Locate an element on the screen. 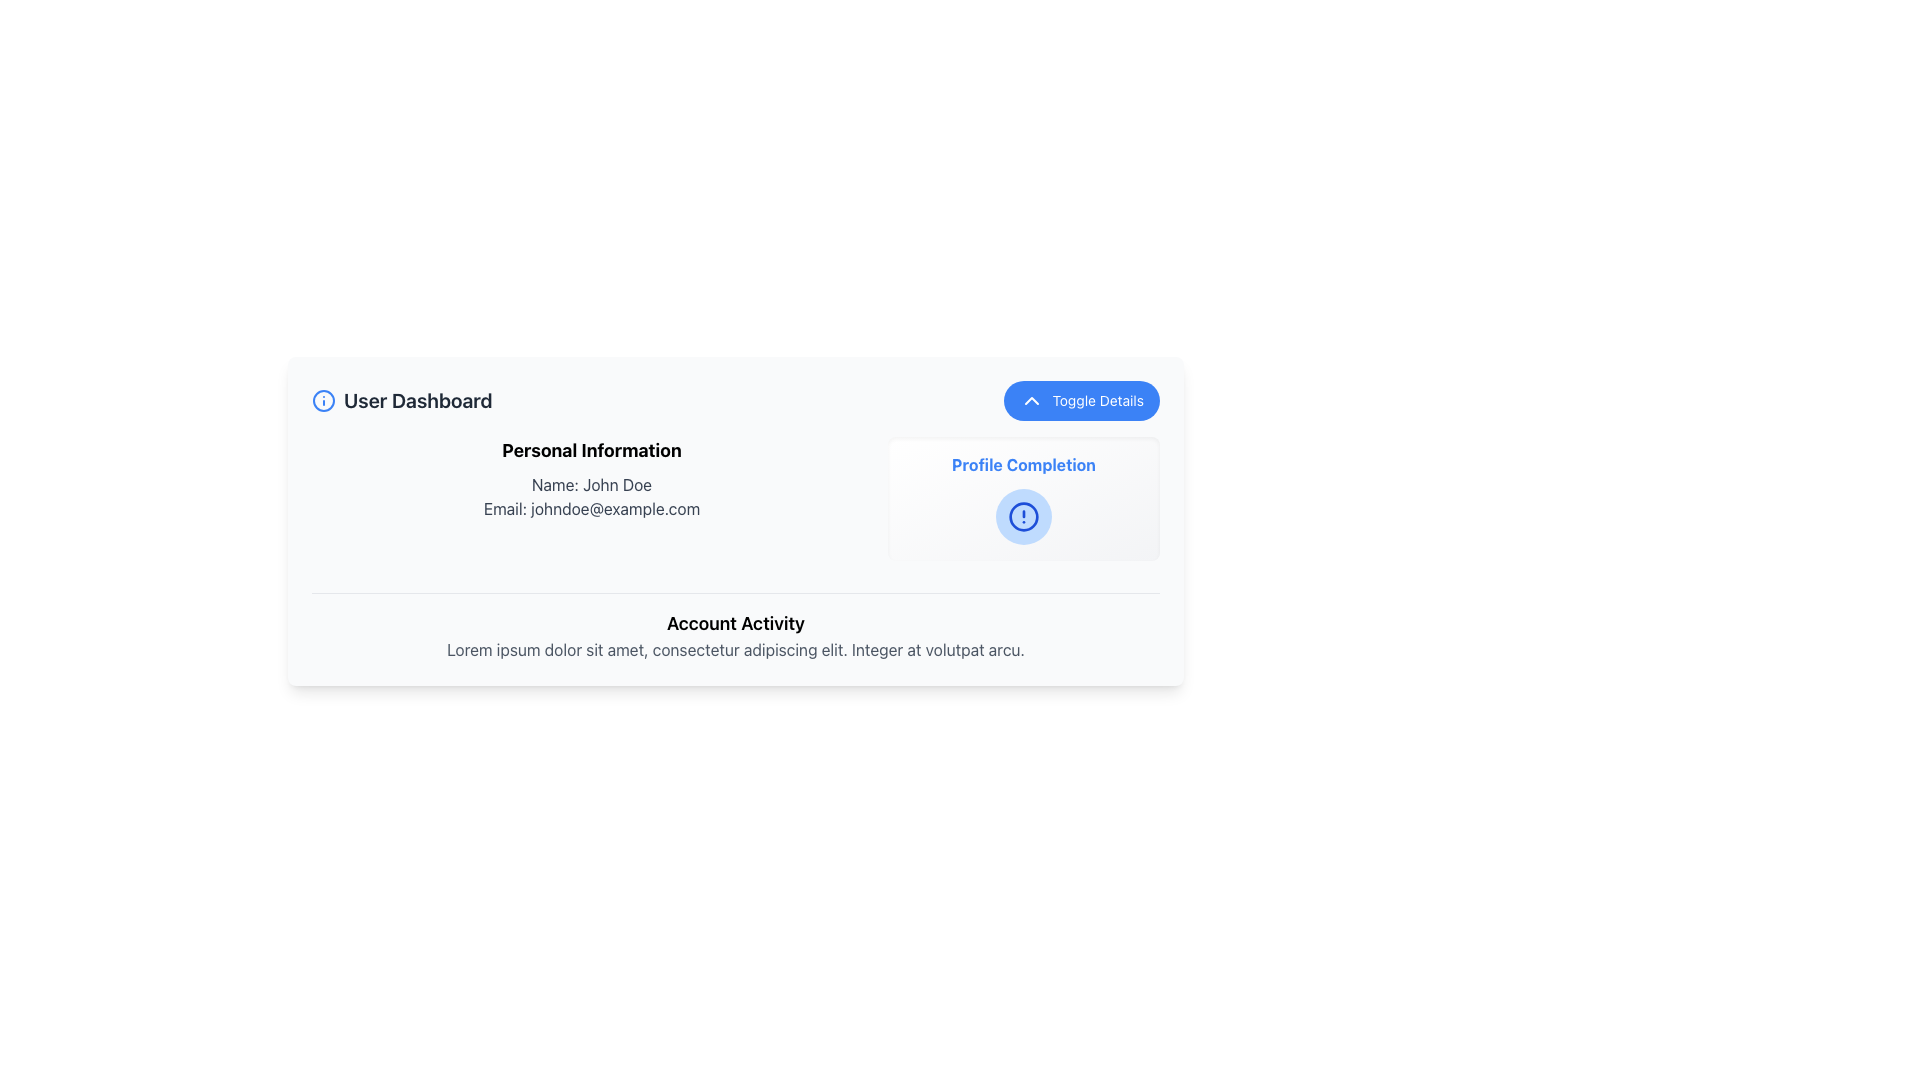 The width and height of the screenshot is (1920, 1080). the content of the circular icon with a light blue background and blue border, featuring a dark blue exclamation mark, located within the 'Profile Completion' card is located at coordinates (1023, 515).